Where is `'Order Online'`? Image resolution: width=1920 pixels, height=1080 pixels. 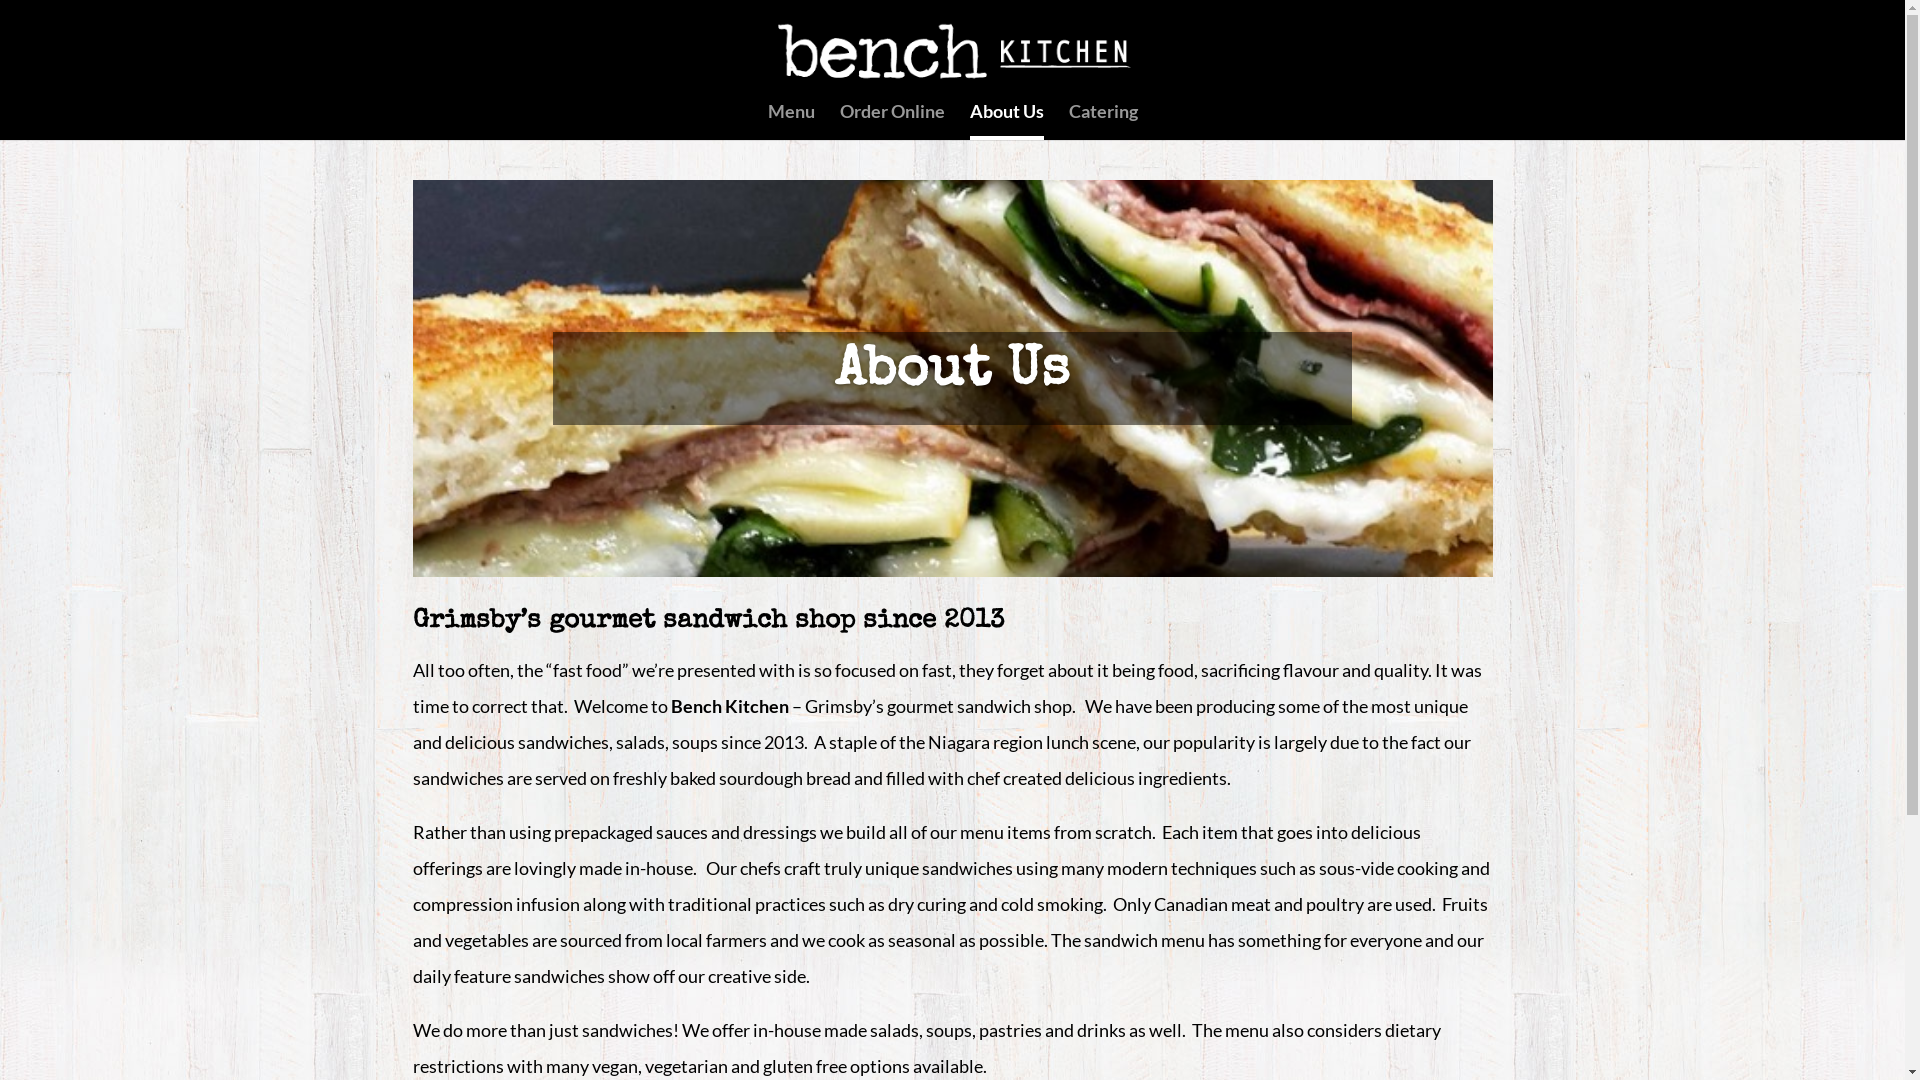 'Order Online' is located at coordinates (891, 119).